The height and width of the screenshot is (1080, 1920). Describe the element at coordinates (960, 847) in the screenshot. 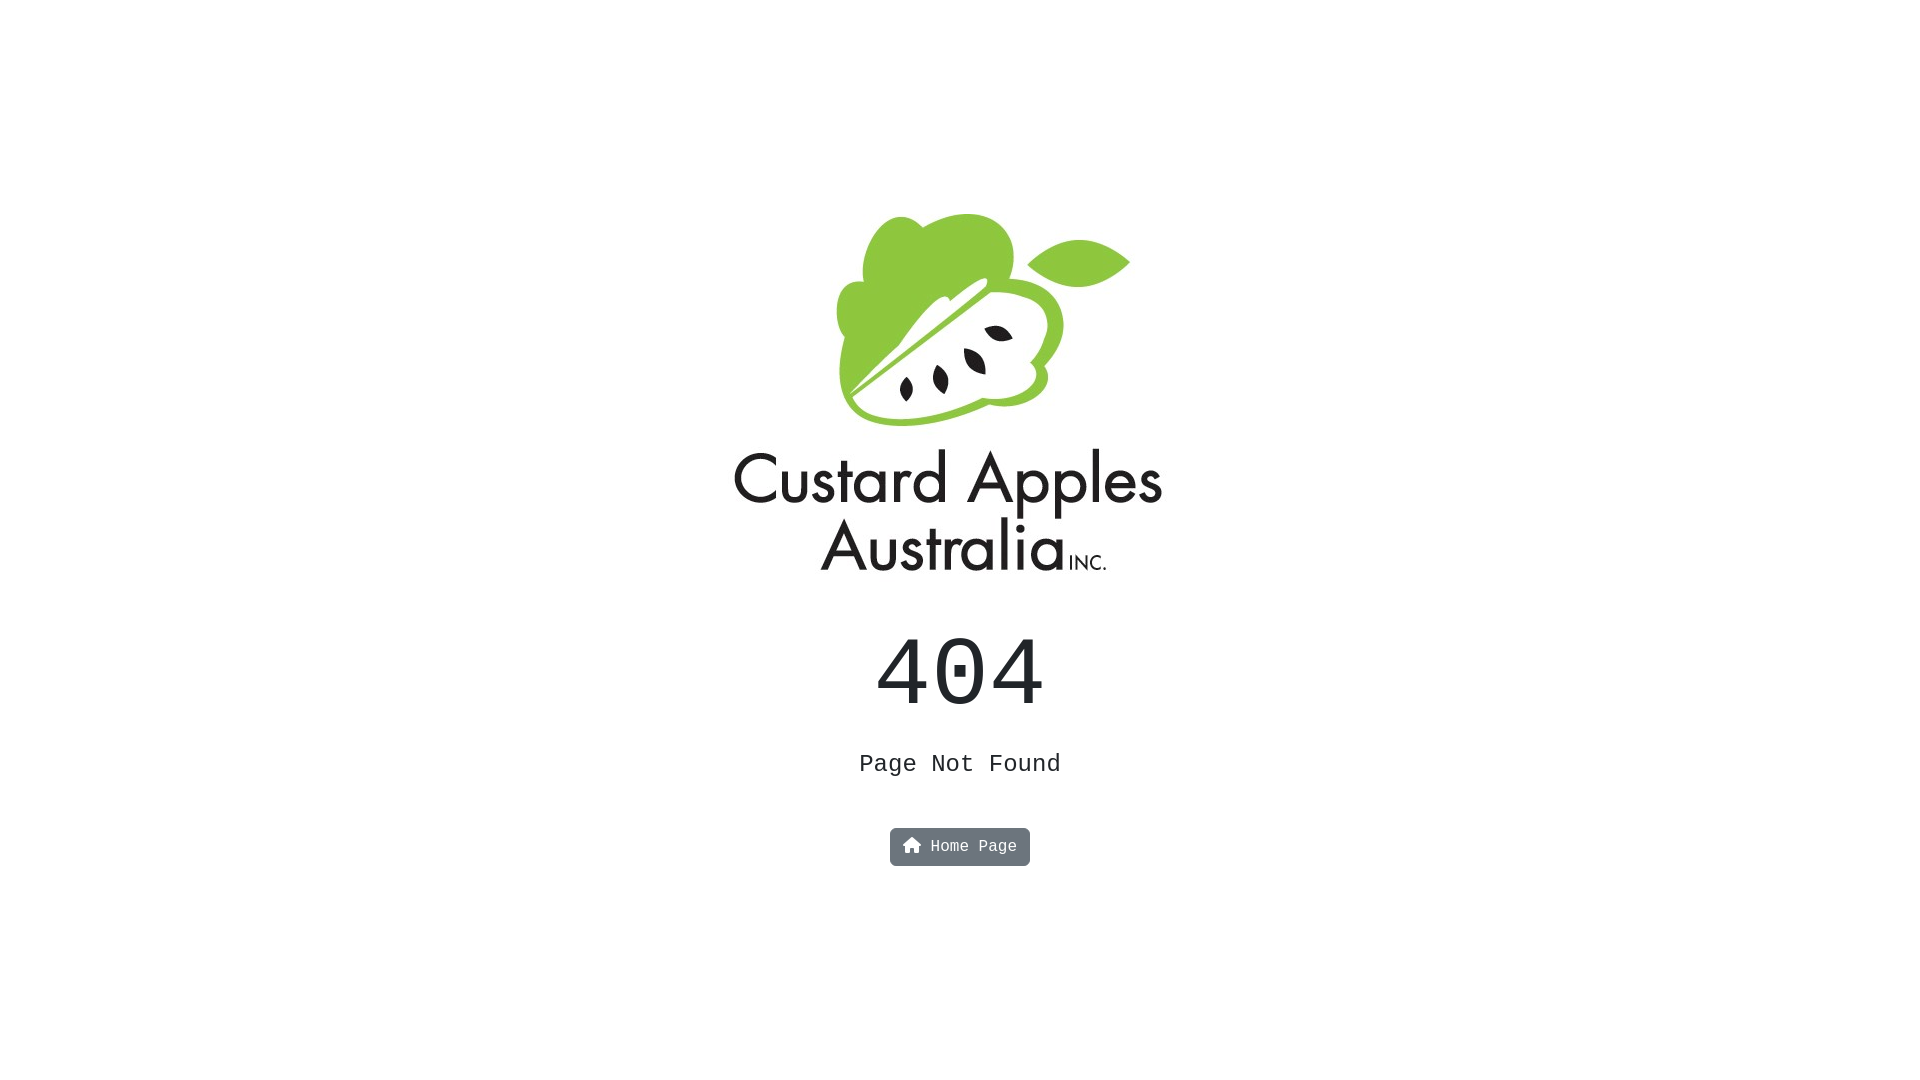

I see `'Home Page'` at that location.